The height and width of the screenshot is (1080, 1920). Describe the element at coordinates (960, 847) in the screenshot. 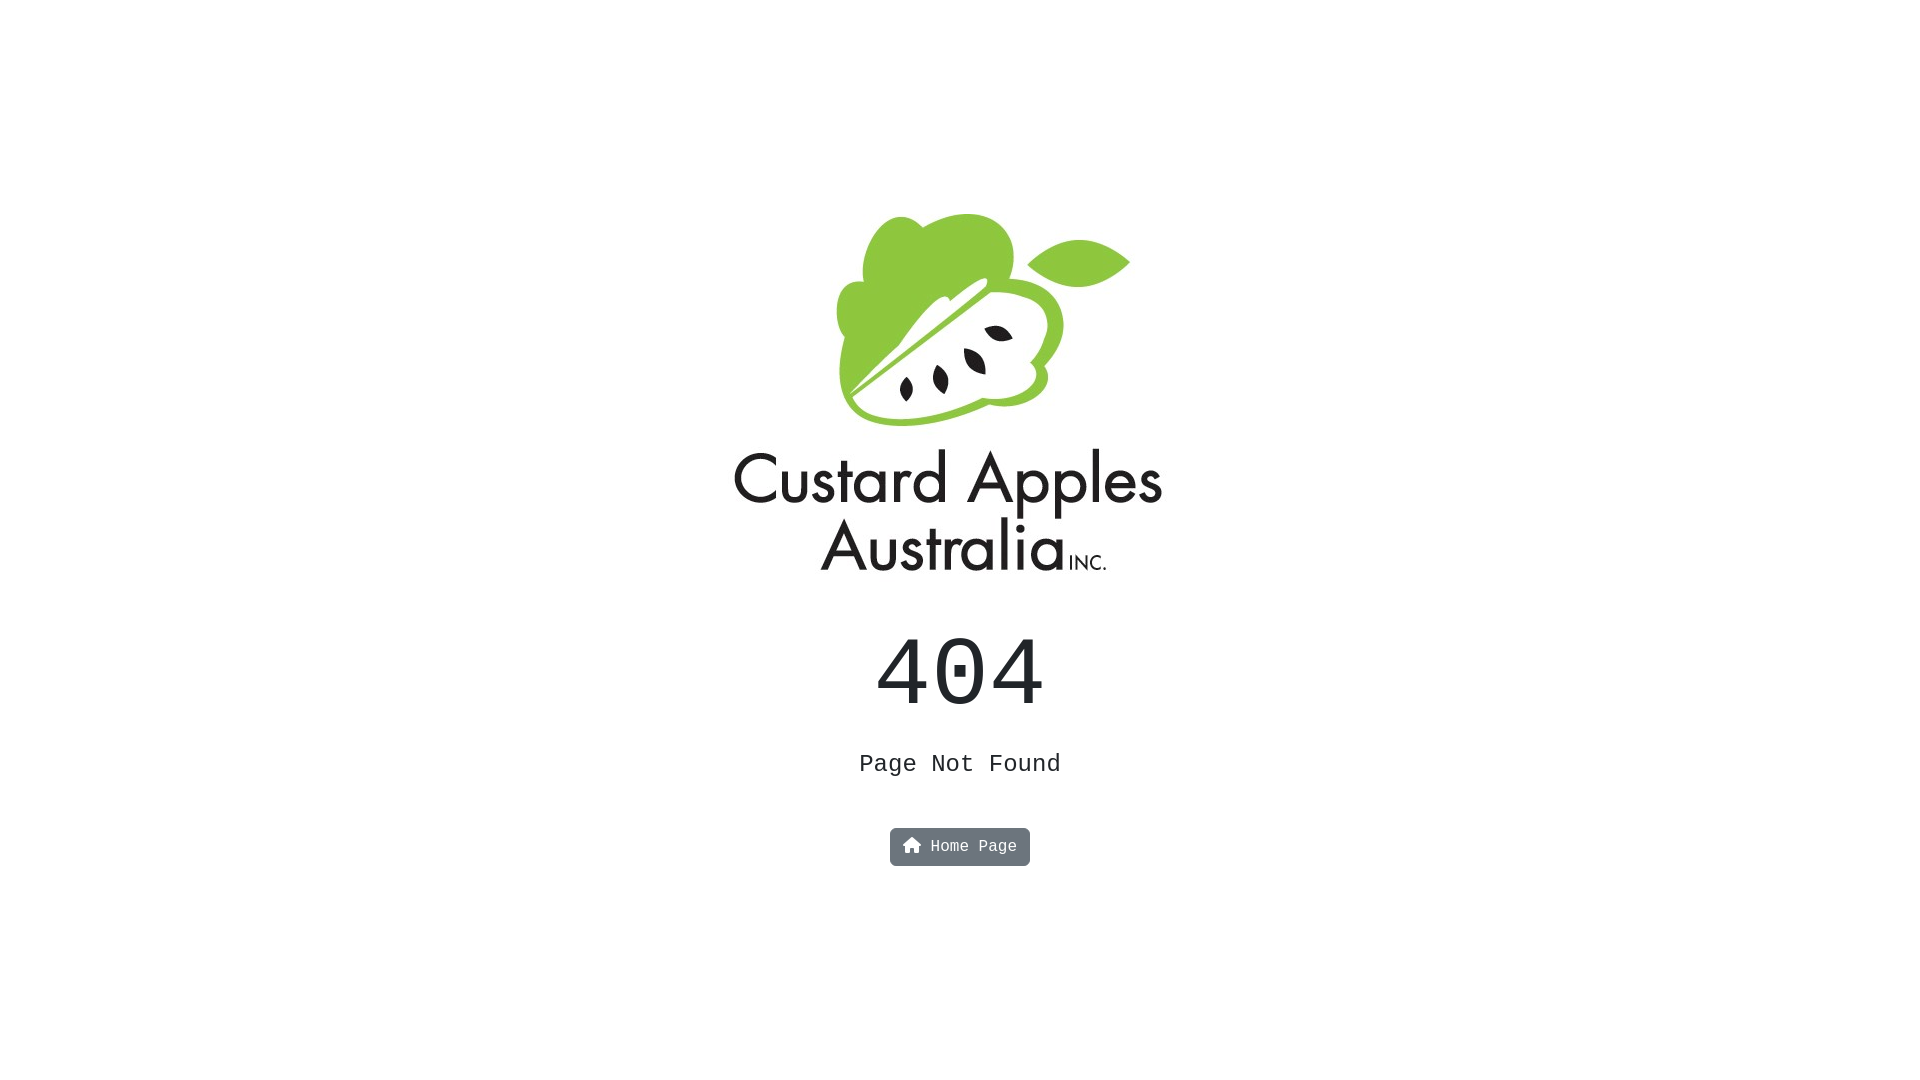

I see `'Home Page'` at that location.